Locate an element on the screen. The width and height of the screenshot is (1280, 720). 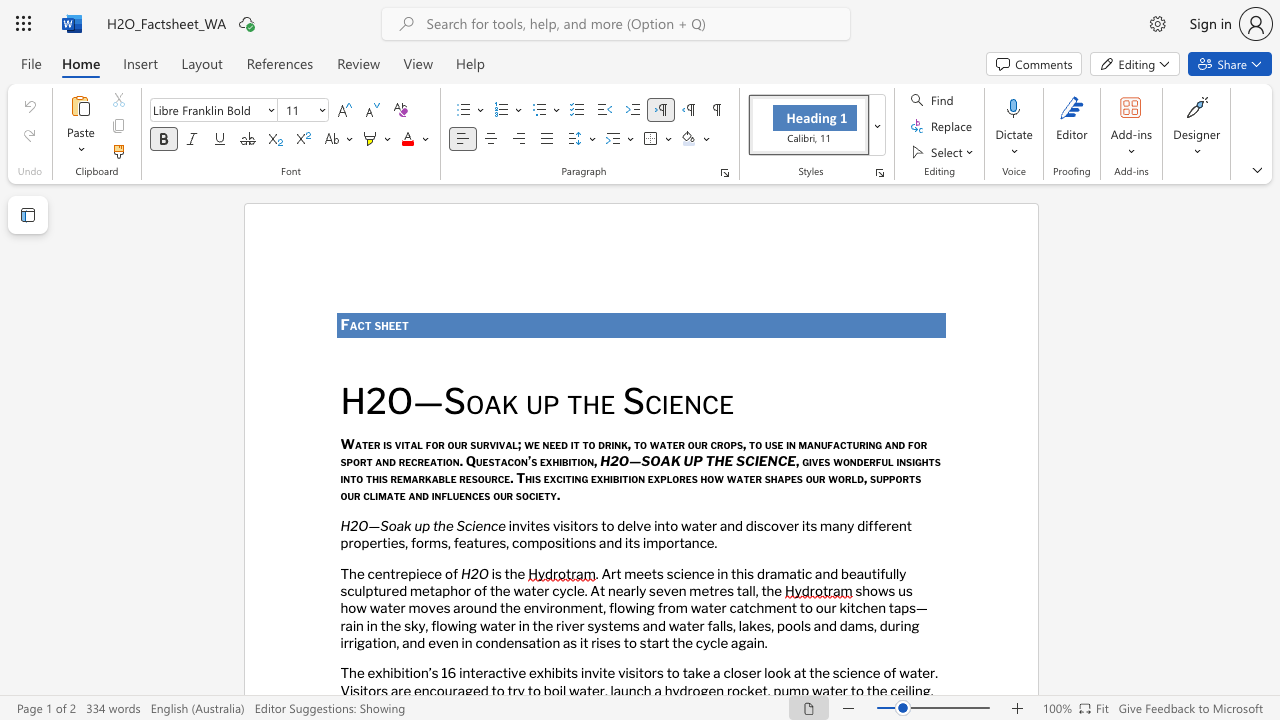
the subset text "t meets science in this dramatic and beautifully sculptured metaphor of the wat" within the text ". Art meets science in this dramatic and beautifully sculptured metaphor of the water cycle. At nearly seven metres tall, the" is located at coordinates (615, 573).